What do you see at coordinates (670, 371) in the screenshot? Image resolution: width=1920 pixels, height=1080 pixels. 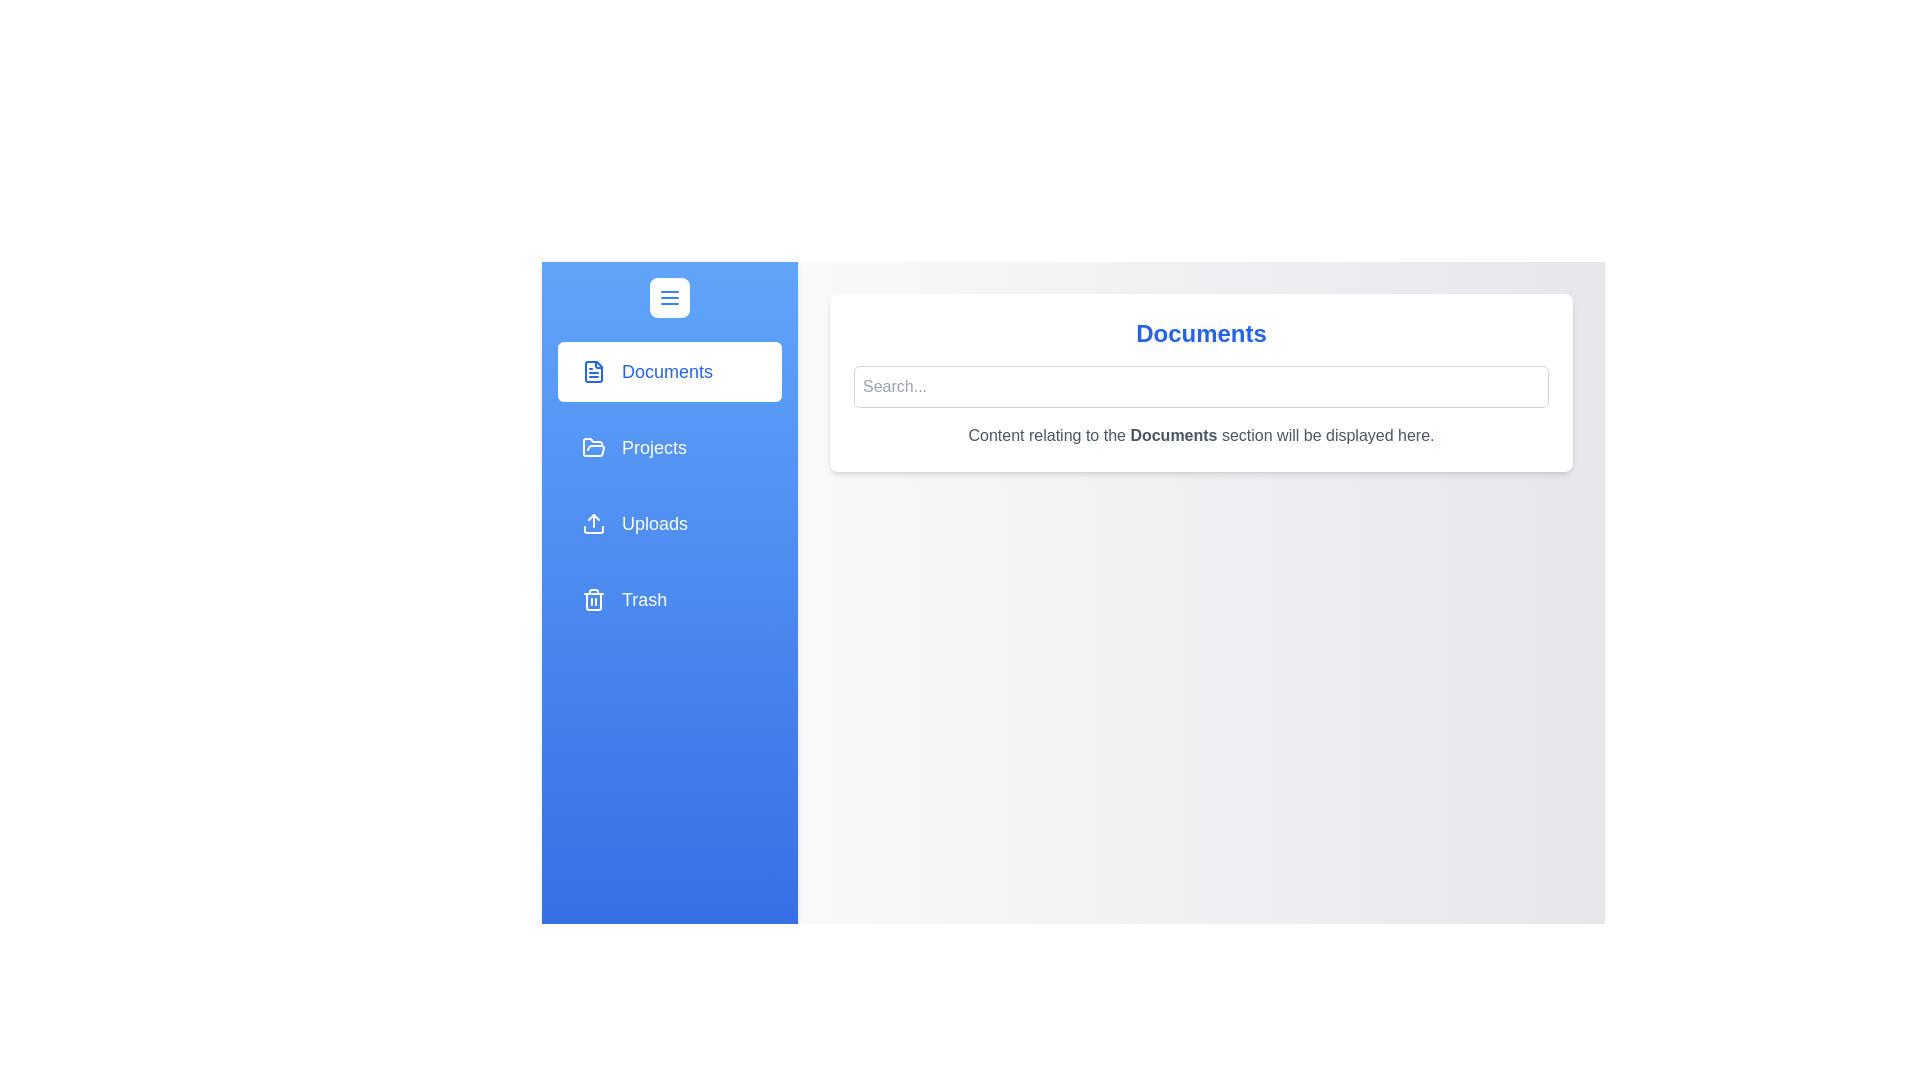 I see `the section Documents from the list` at bounding box center [670, 371].